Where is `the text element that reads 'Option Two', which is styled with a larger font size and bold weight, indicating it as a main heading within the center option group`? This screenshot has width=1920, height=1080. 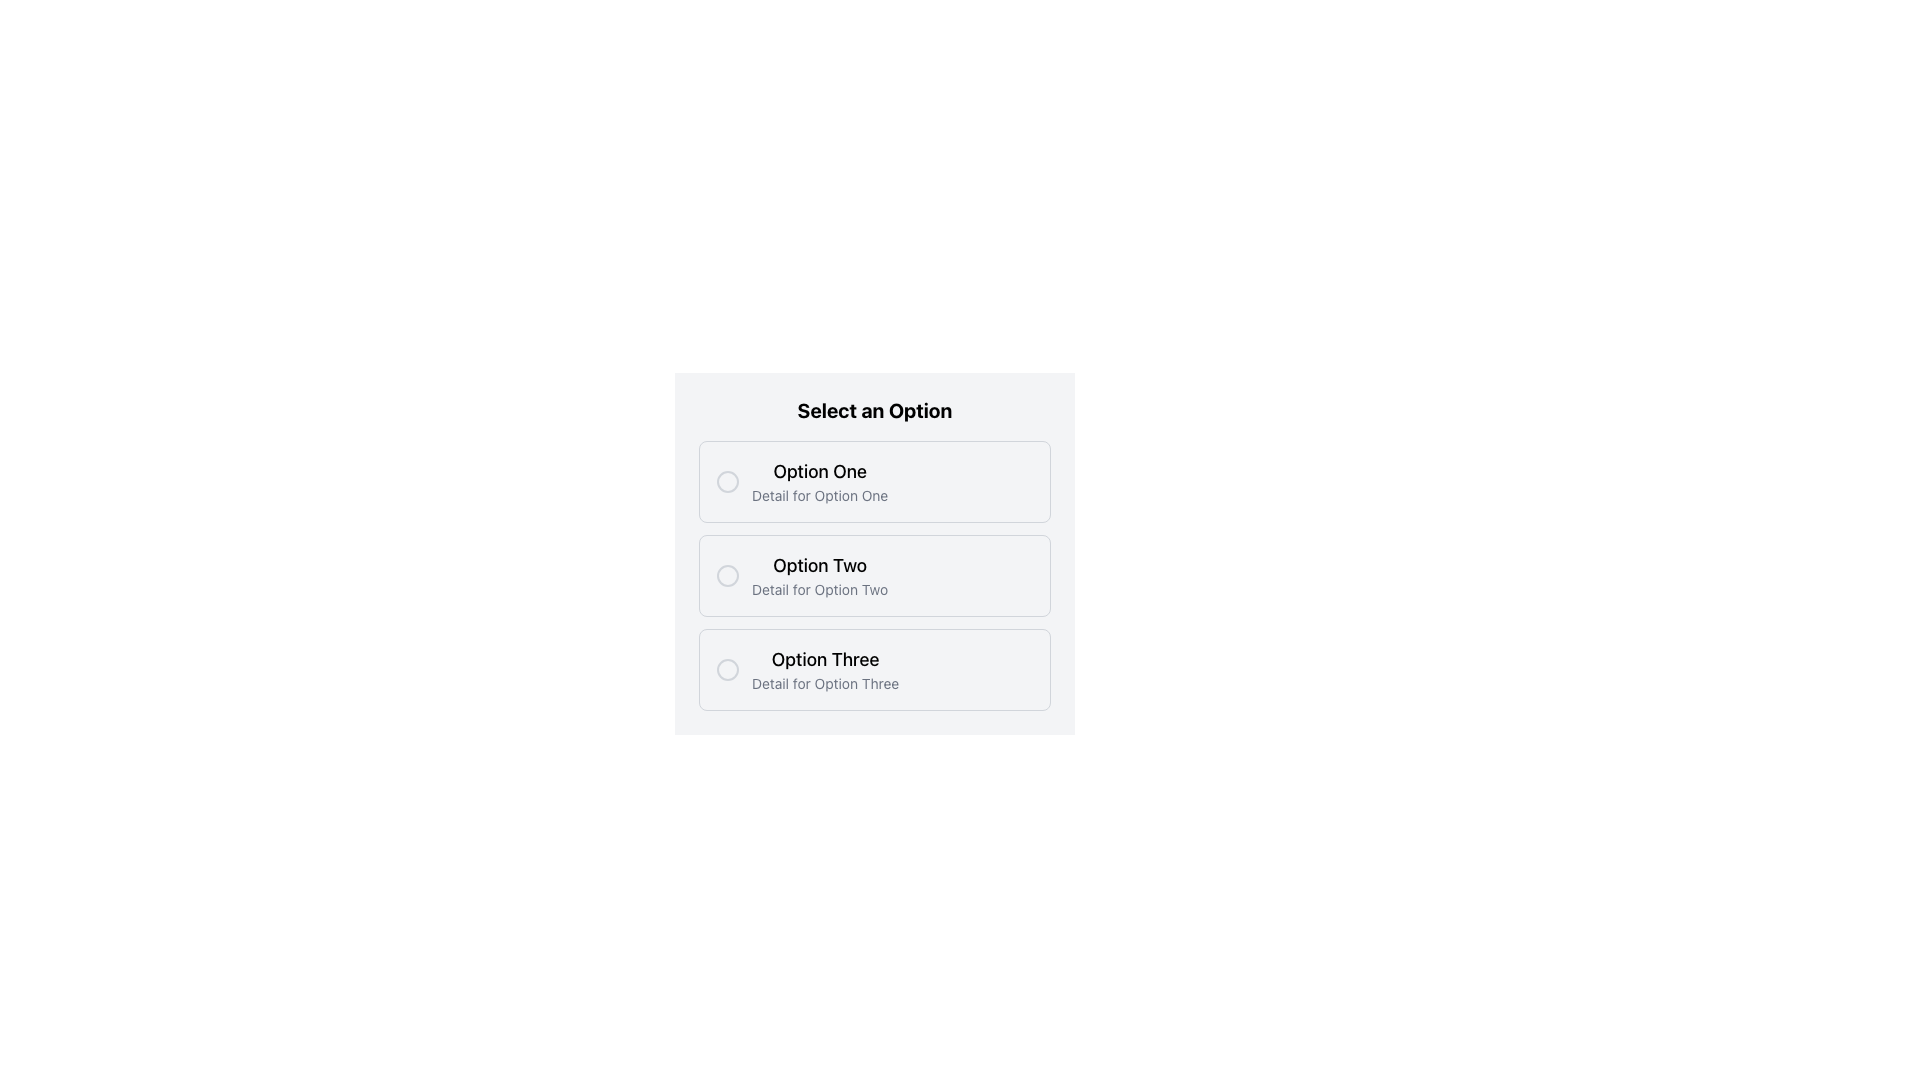
the text element that reads 'Option Two', which is styled with a larger font size and bold weight, indicating it as a main heading within the center option group is located at coordinates (820, 566).